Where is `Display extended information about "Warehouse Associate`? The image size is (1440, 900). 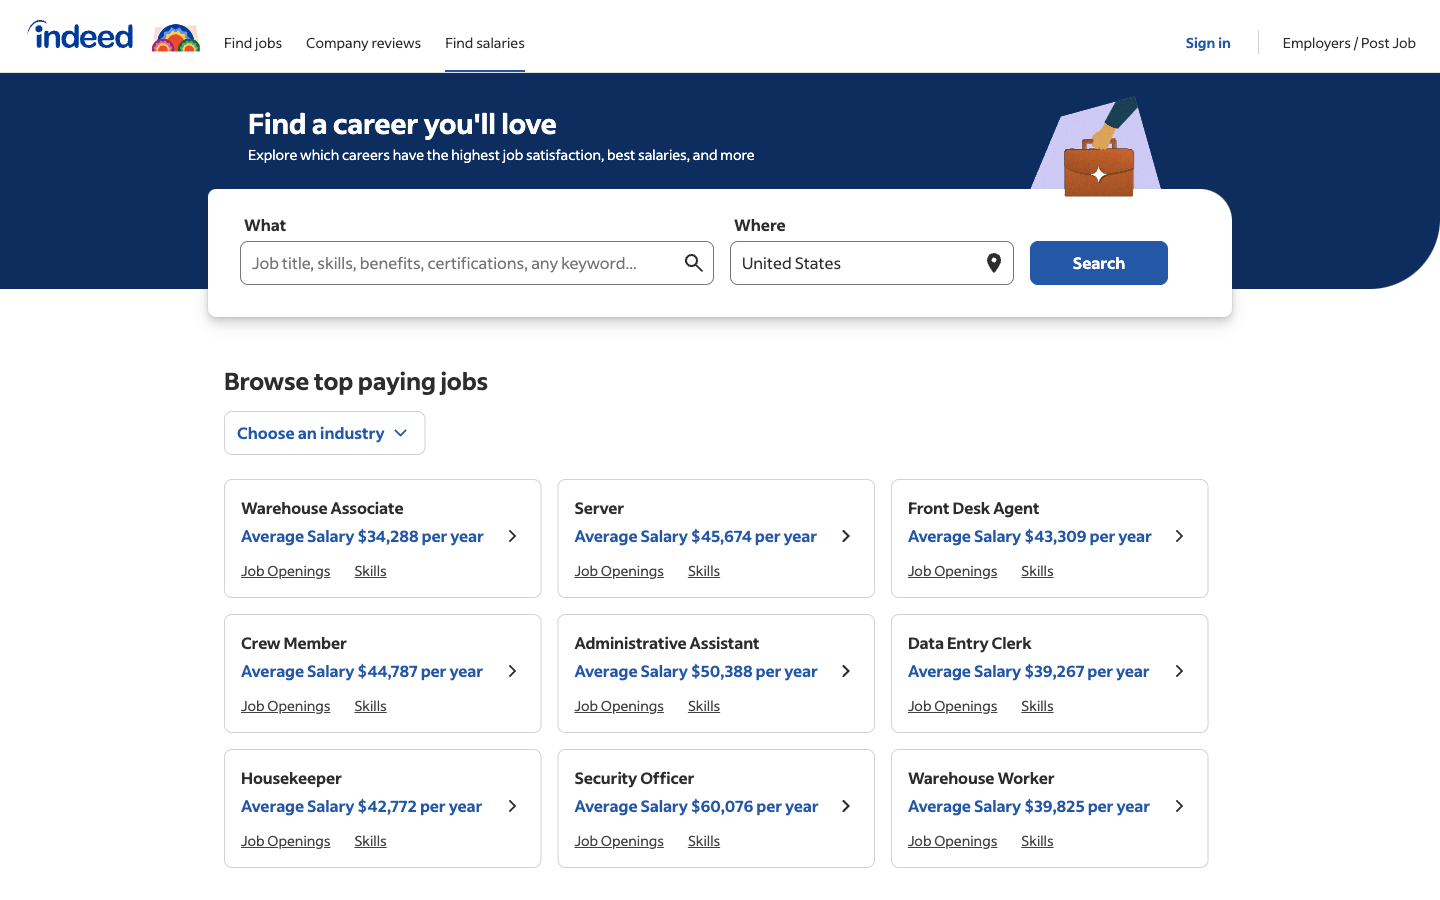 Display extended information about "Warehouse Associate is located at coordinates (511, 537).